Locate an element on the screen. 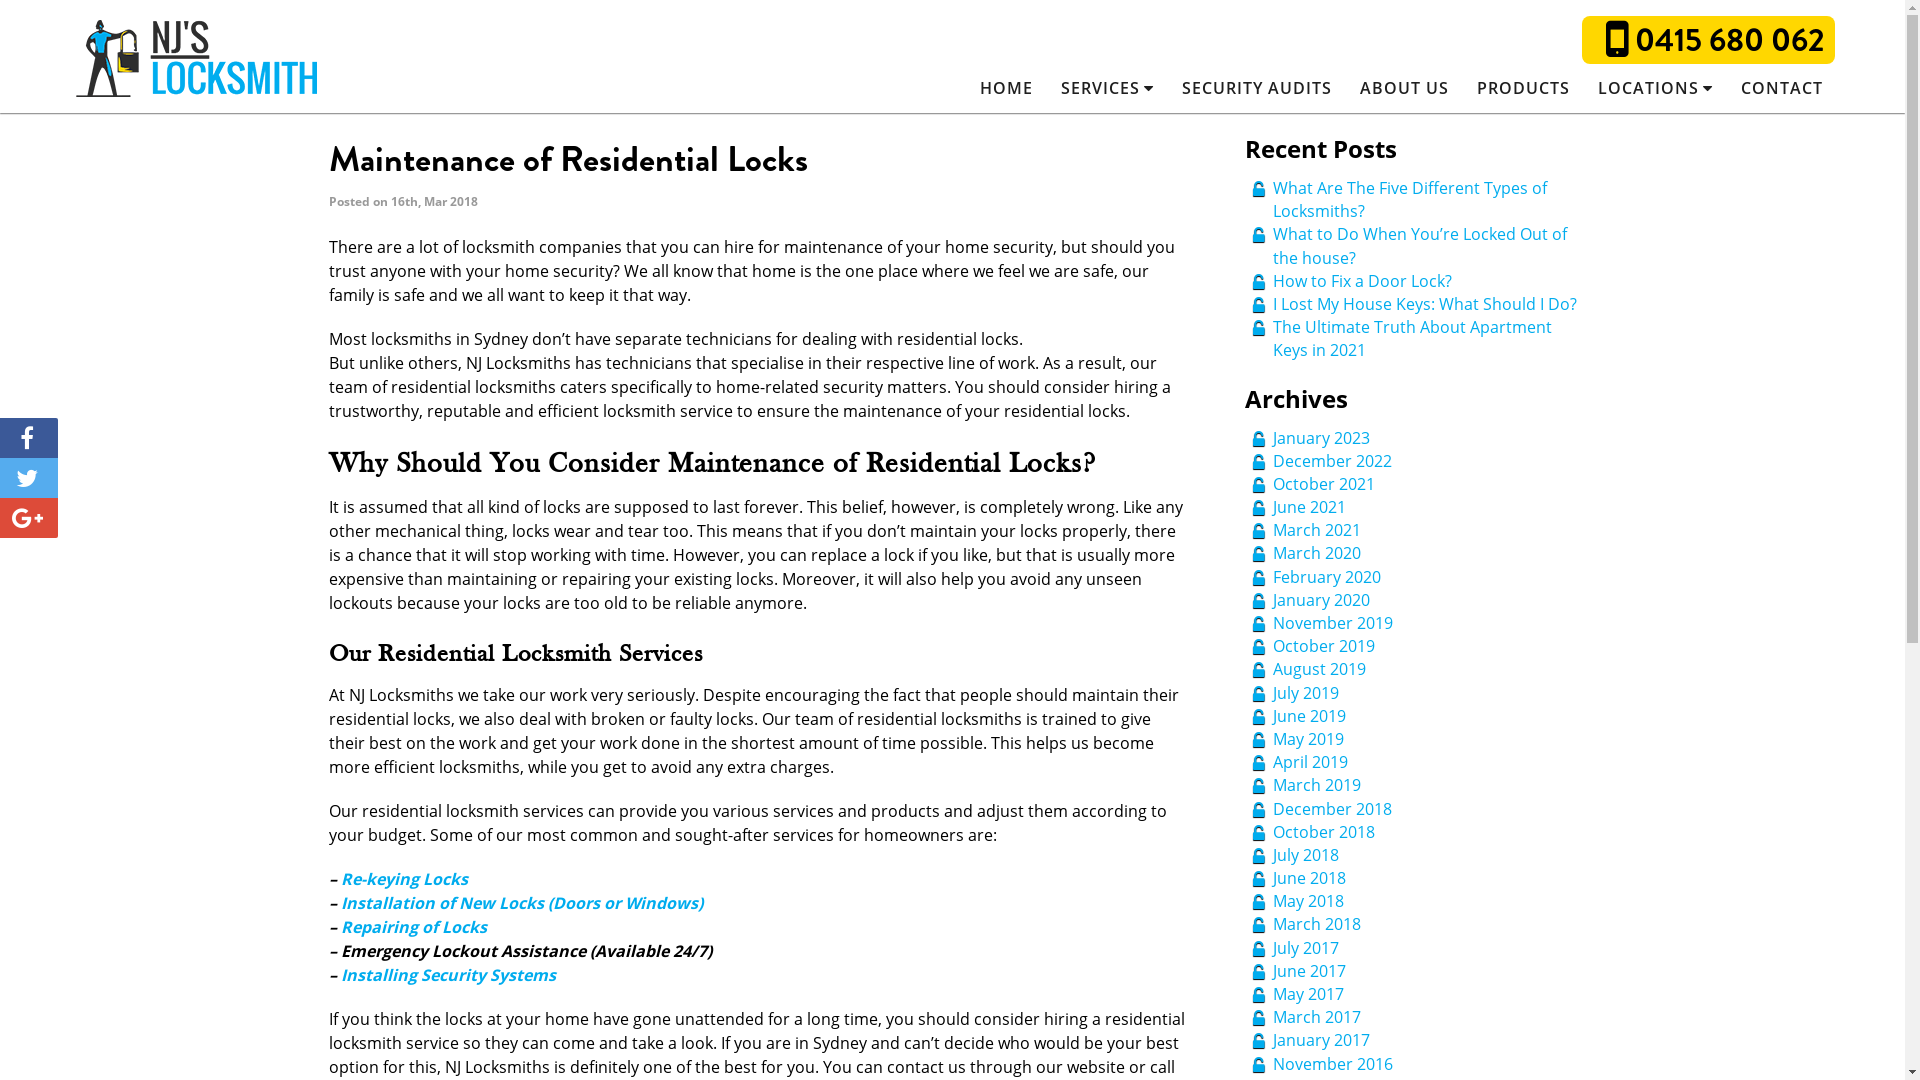  'August 2019' is located at coordinates (1271, 668).